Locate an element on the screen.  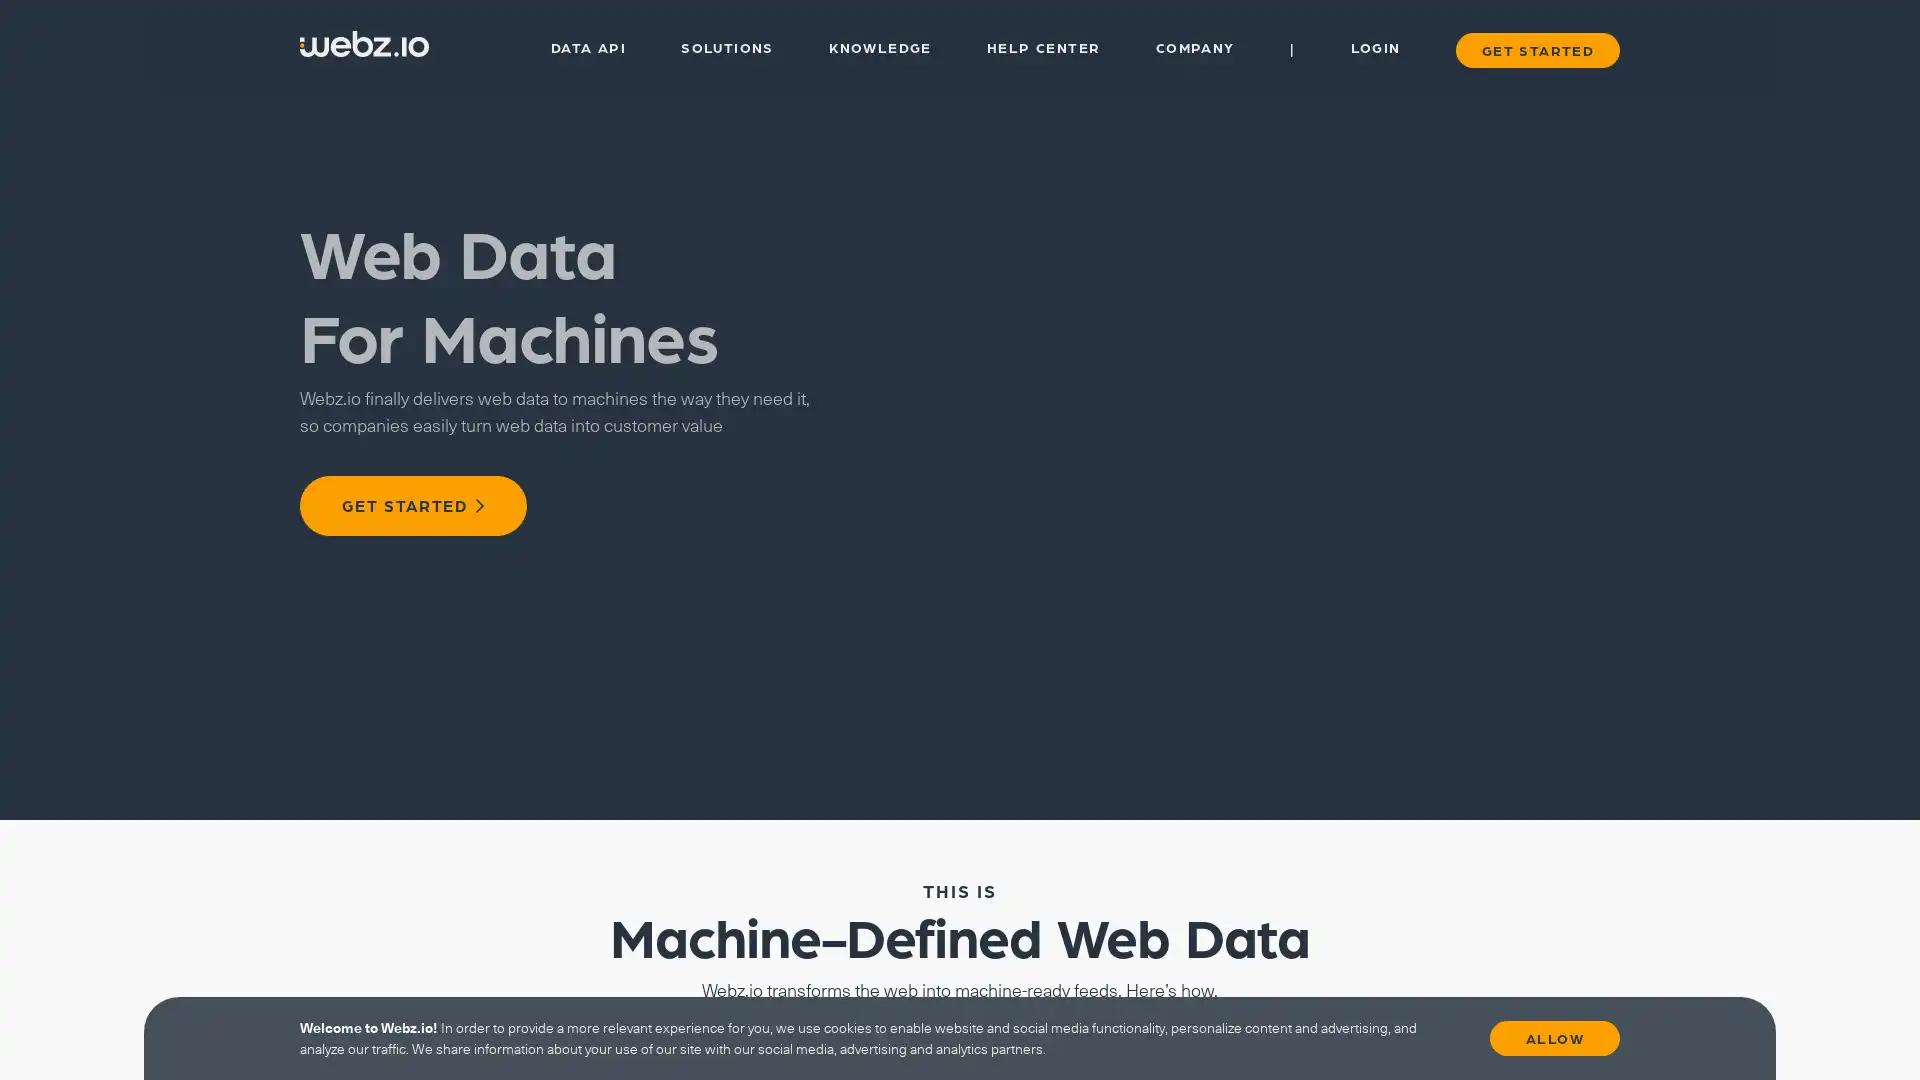
GET STARTED is located at coordinates (1535, 48).